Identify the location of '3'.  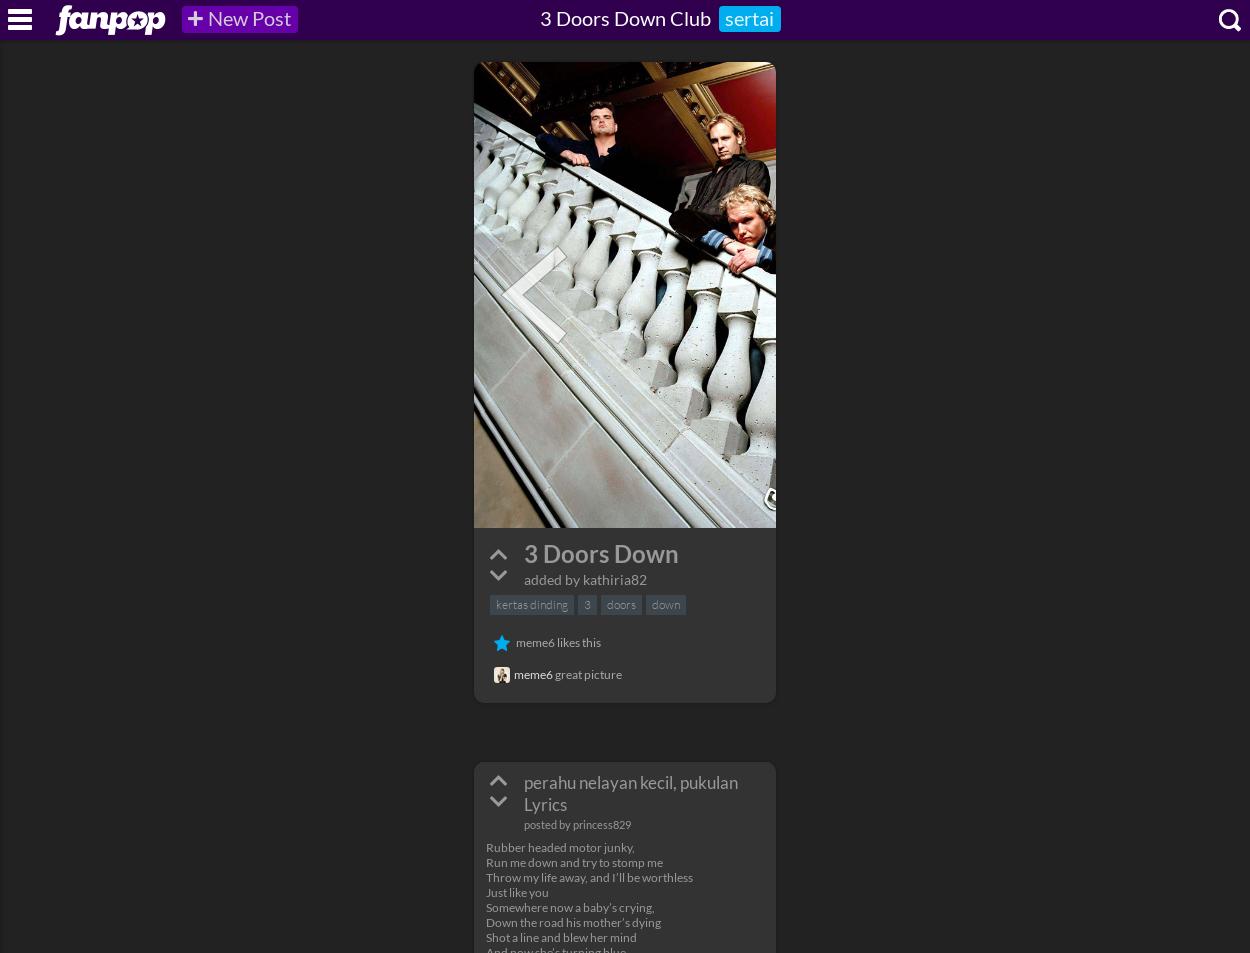
(586, 604).